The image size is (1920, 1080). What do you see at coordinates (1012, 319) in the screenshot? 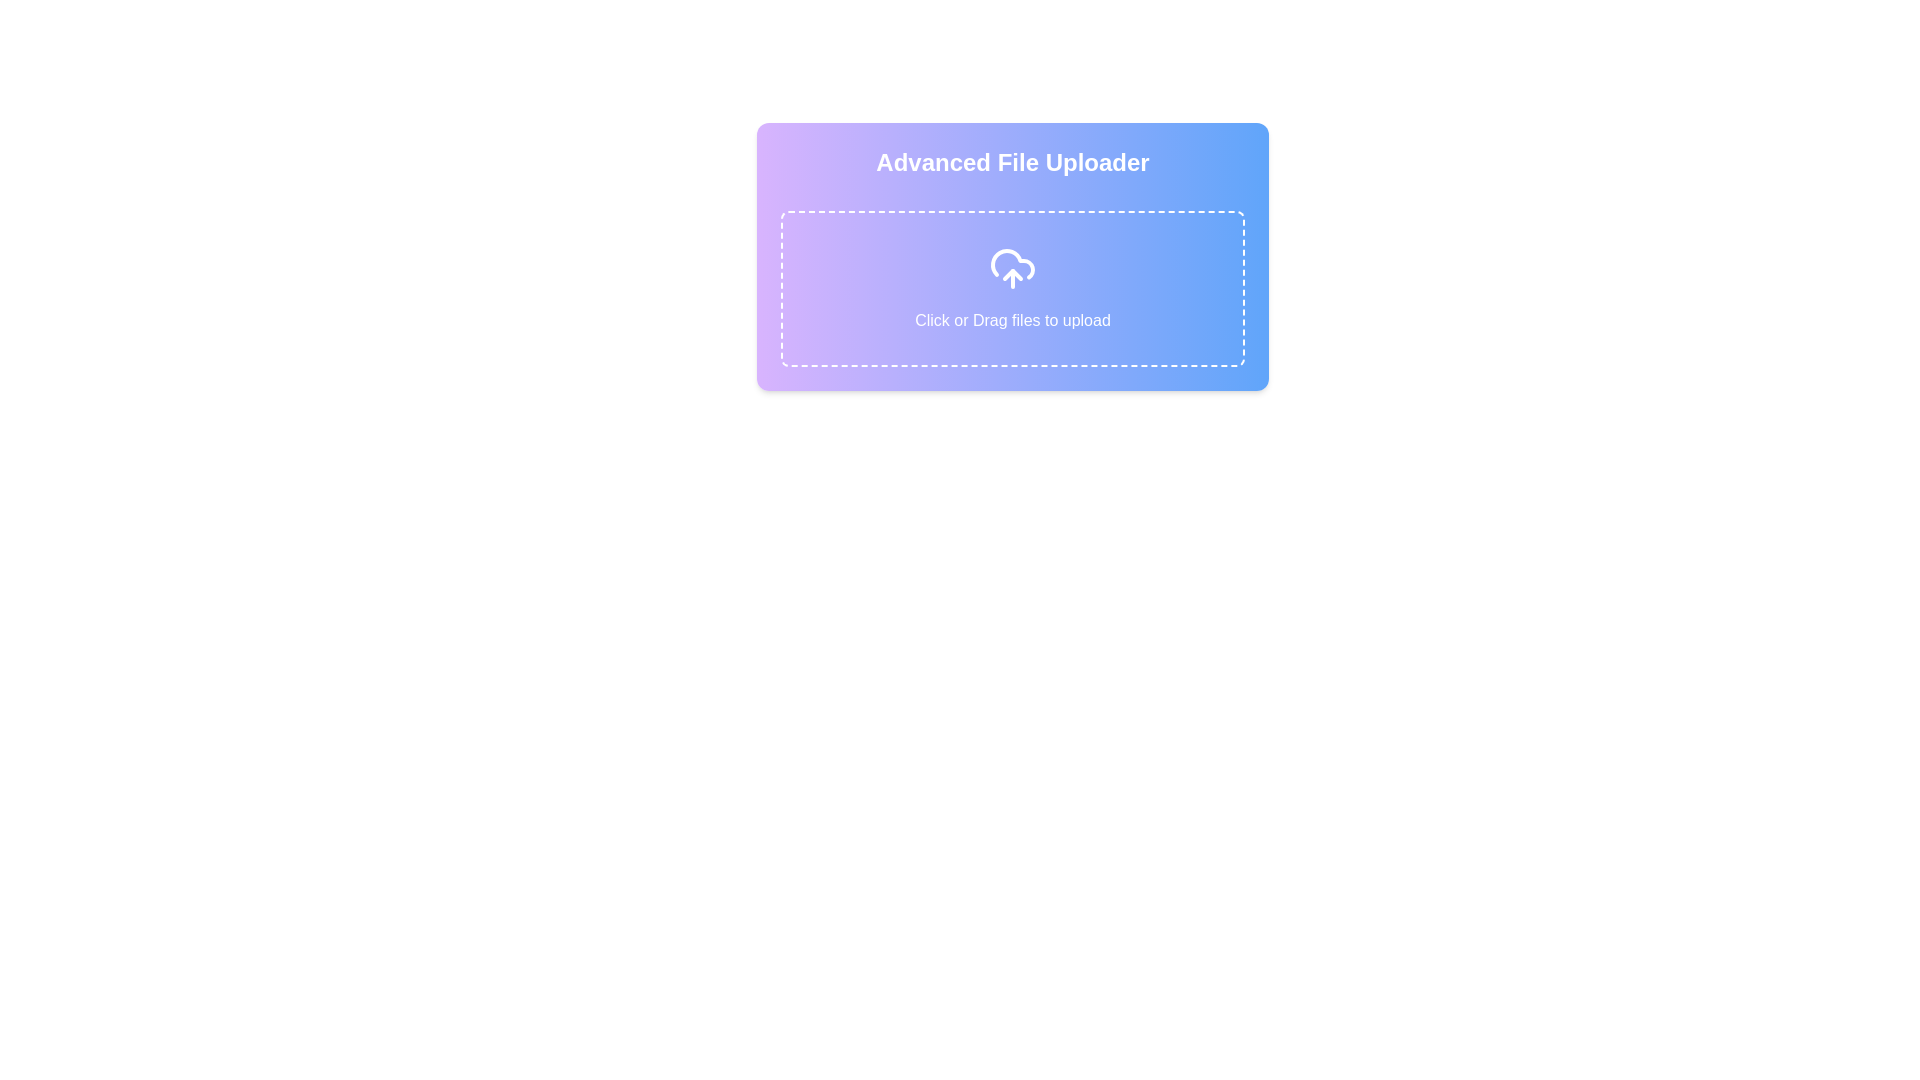
I see `the text element that displays instructions for file upload, positioned beneath the upload icon` at bounding box center [1012, 319].